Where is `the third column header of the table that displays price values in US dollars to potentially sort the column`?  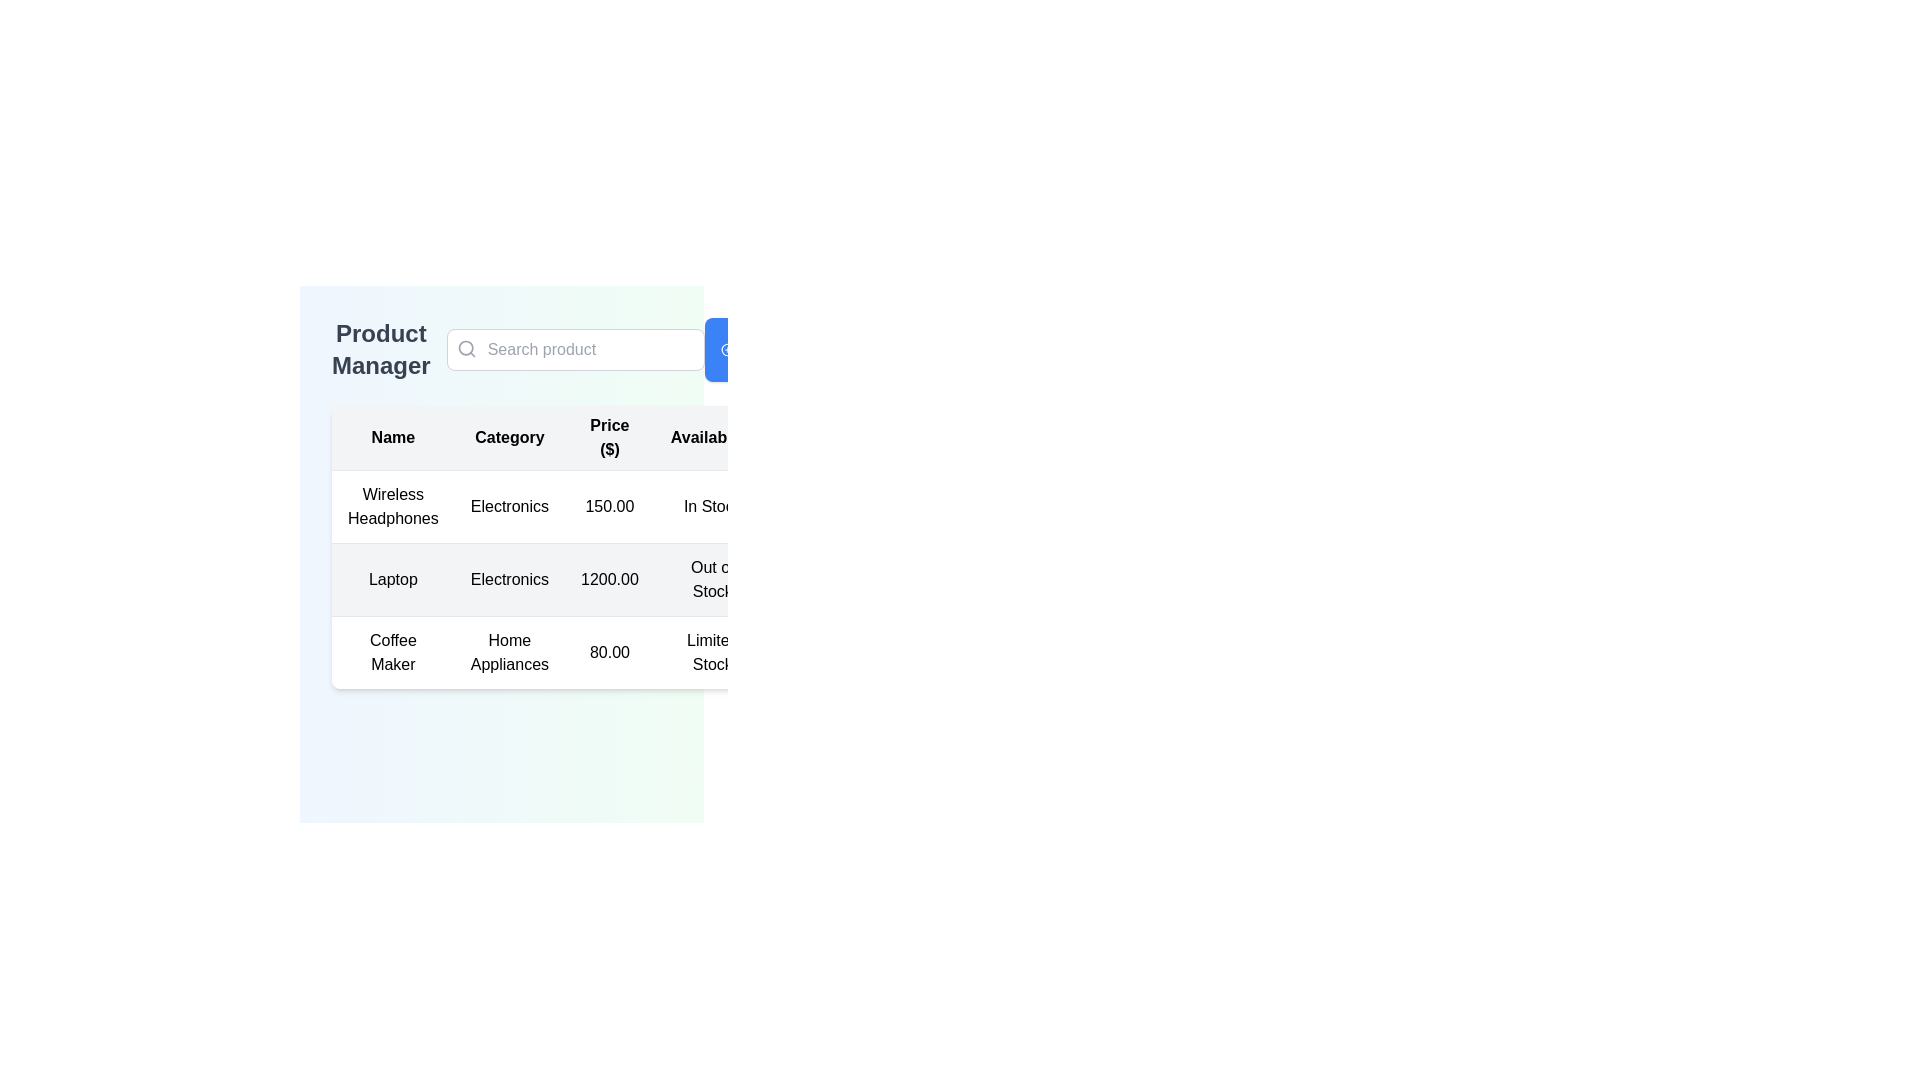 the third column header of the table that displays price values in US dollars to potentially sort the column is located at coordinates (606, 437).